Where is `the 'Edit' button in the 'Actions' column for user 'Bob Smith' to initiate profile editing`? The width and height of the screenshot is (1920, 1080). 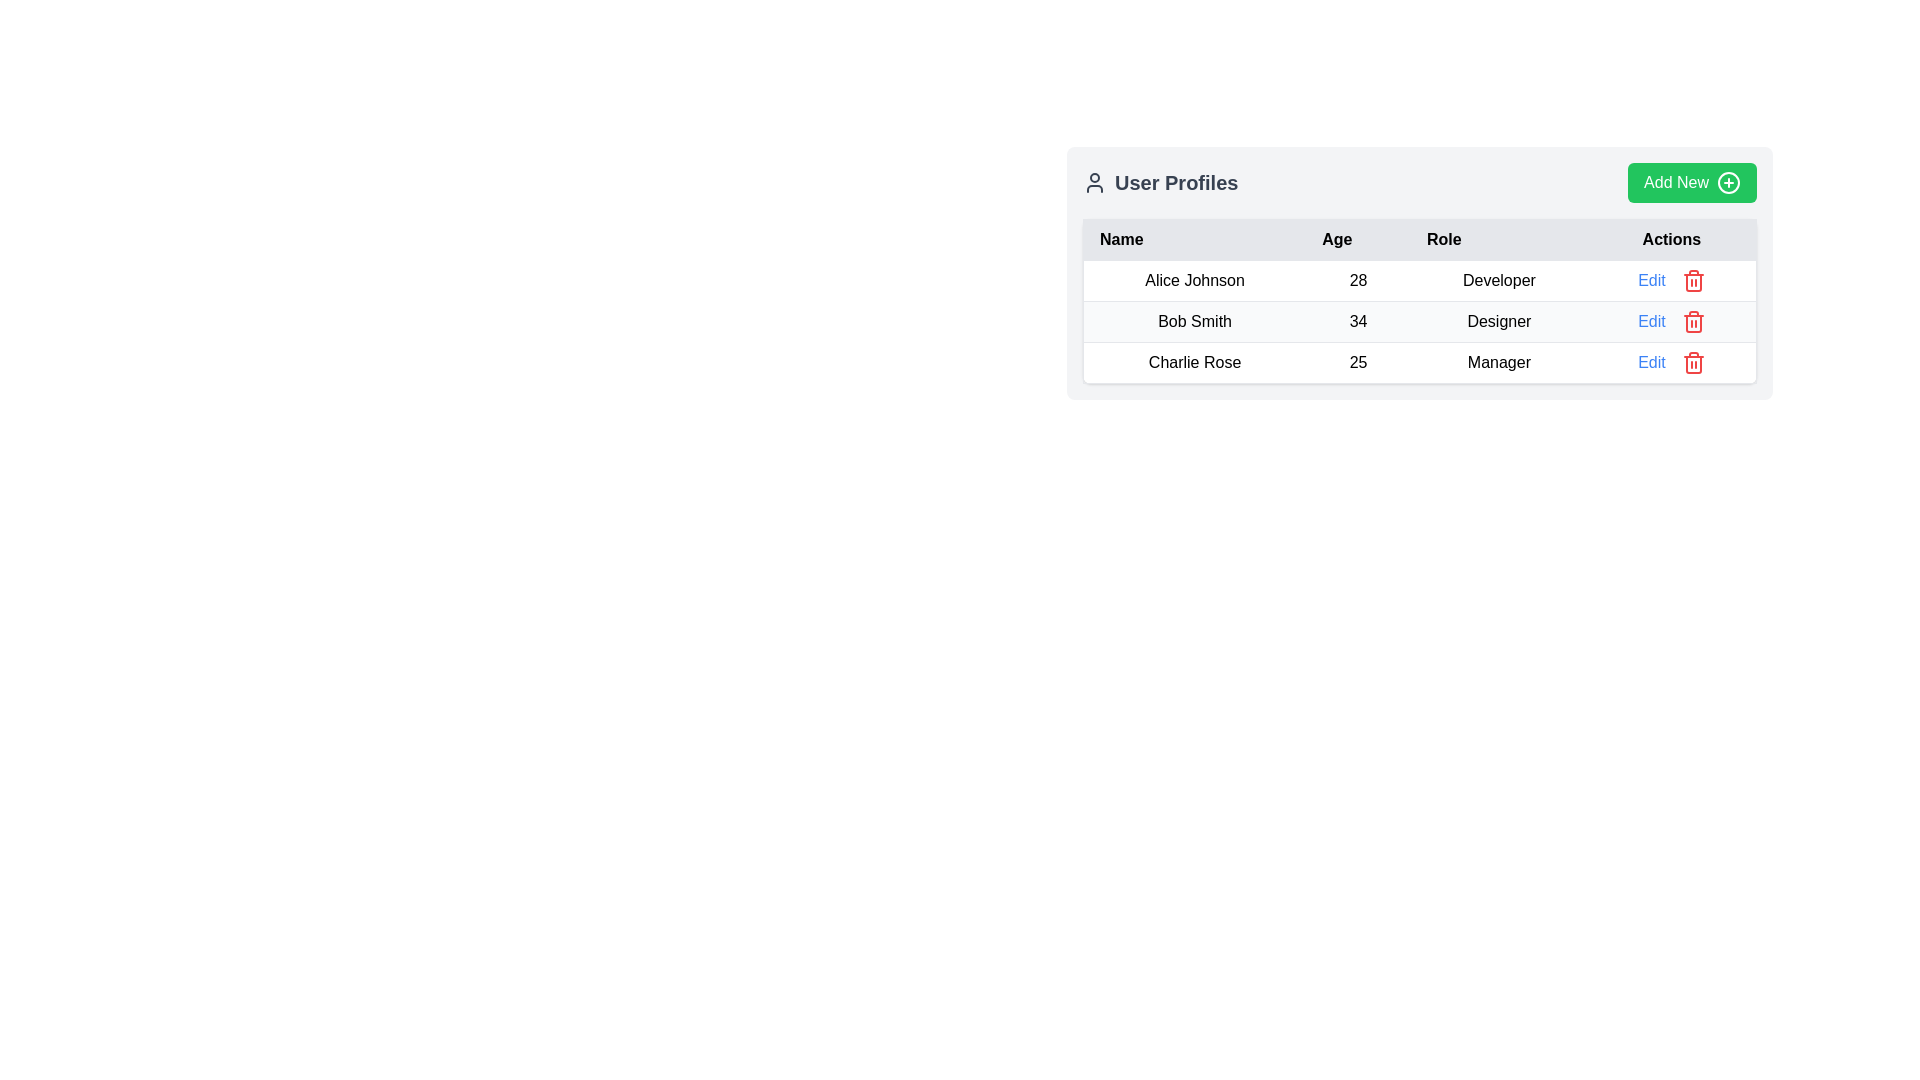
the 'Edit' button in the 'Actions' column for user 'Bob Smith' to initiate profile editing is located at coordinates (1671, 320).